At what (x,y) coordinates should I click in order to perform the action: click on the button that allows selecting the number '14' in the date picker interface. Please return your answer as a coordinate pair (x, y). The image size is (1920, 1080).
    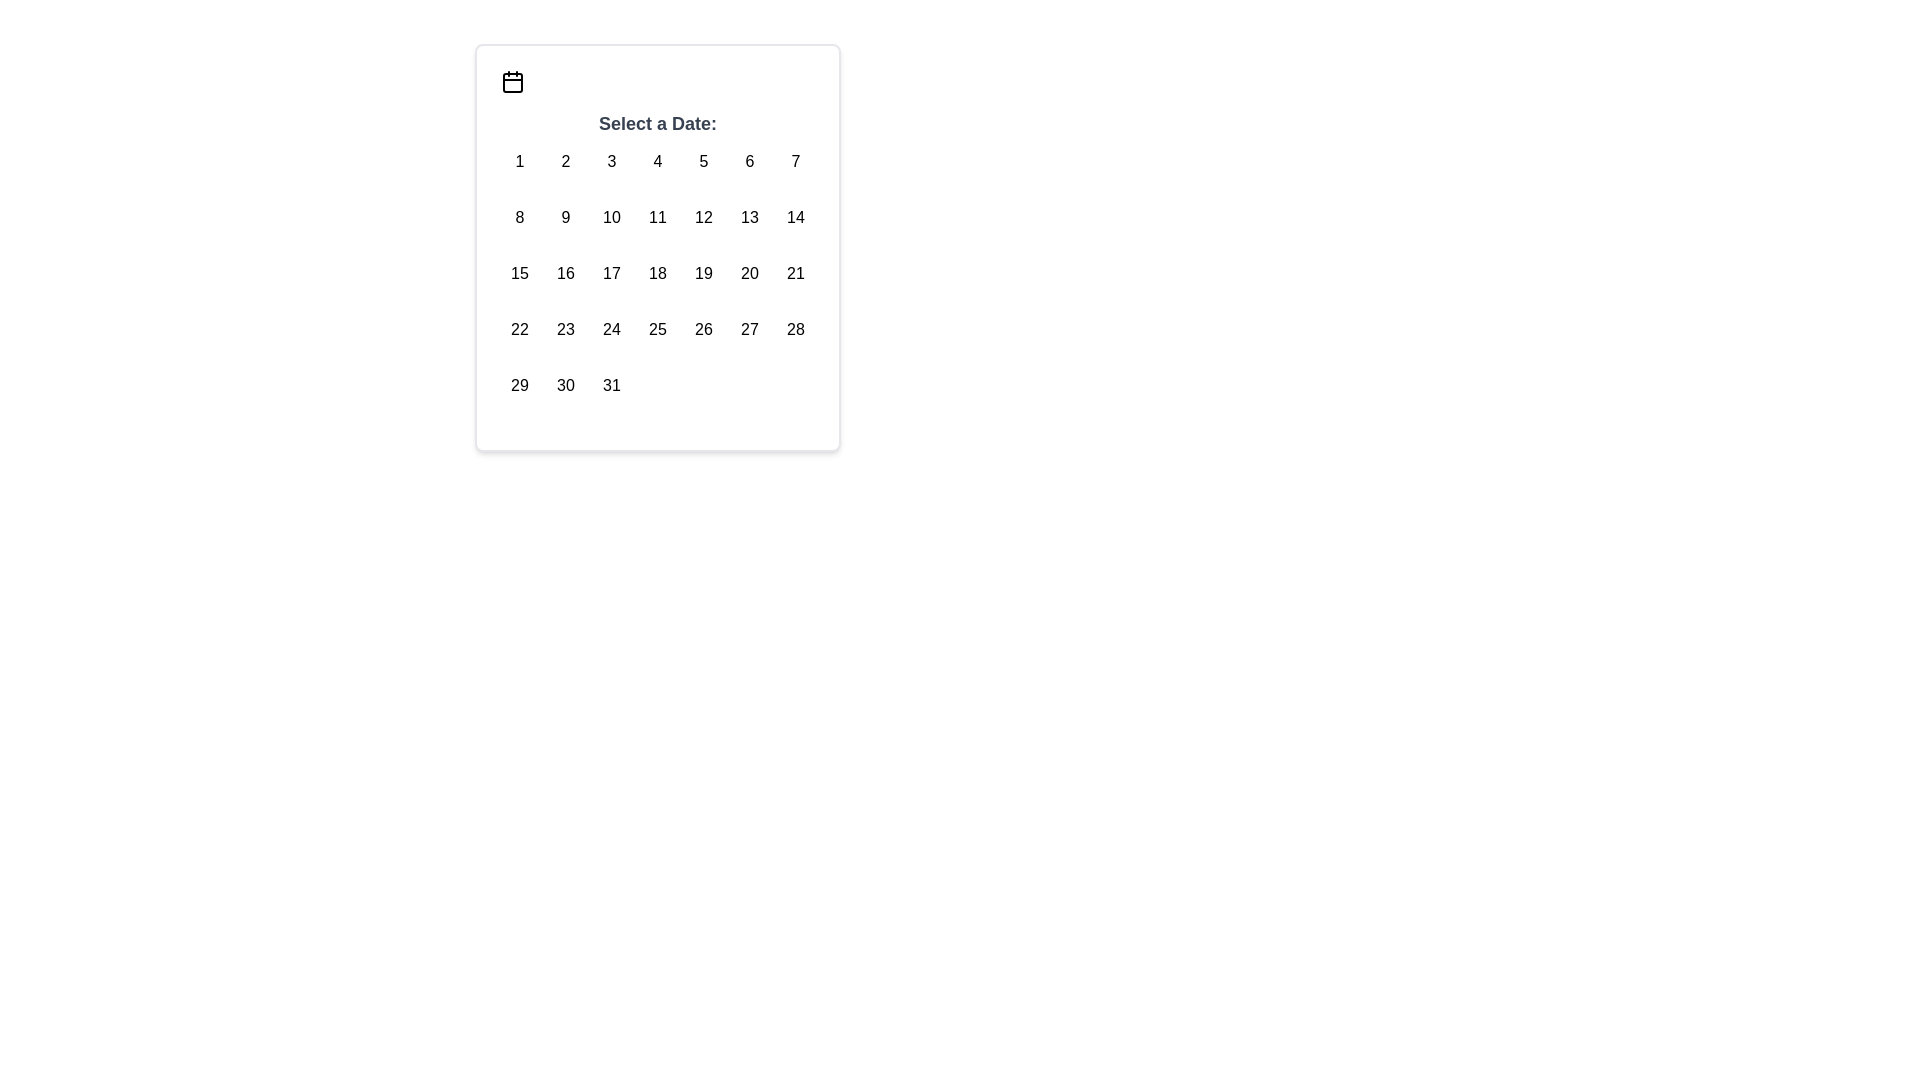
    Looking at the image, I should click on (795, 218).